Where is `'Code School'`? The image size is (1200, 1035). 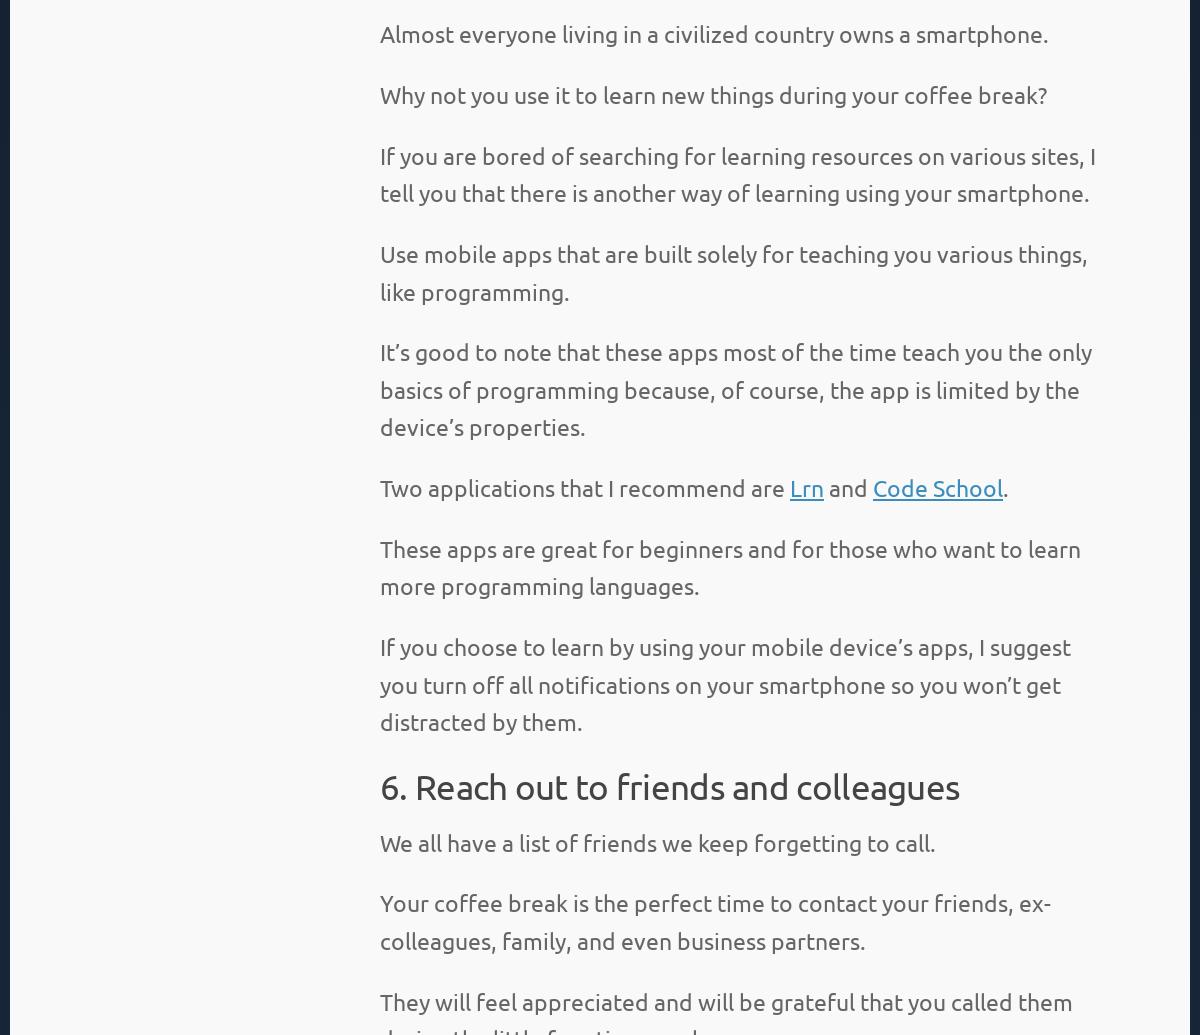 'Code School' is located at coordinates (872, 487).